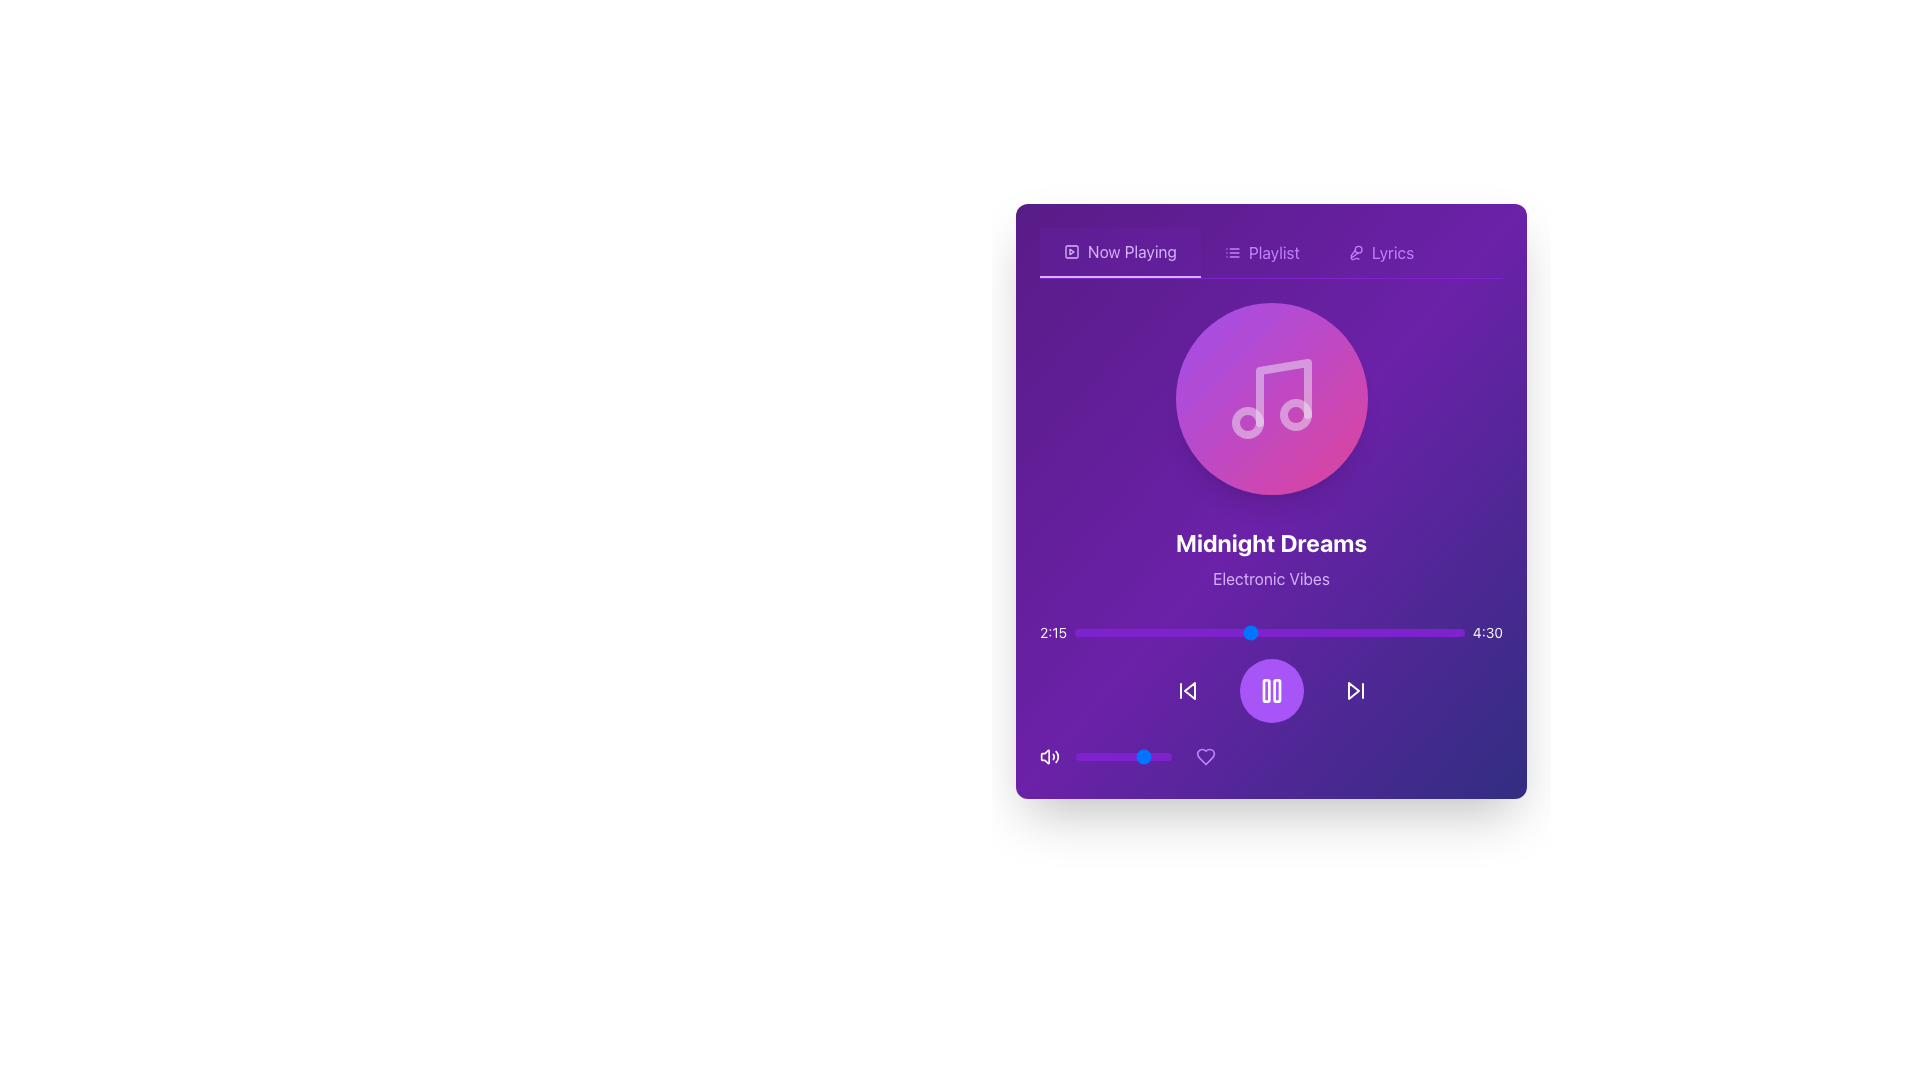 The height and width of the screenshot is (1080, 1920). Describe the element at coordinates (1355, 689) in the screenshot. I see `the 'Skip Forward' button, which is represented as a monochrome forward arrow icon on a purple background, located at the end of the row of media control buttons` at that location.